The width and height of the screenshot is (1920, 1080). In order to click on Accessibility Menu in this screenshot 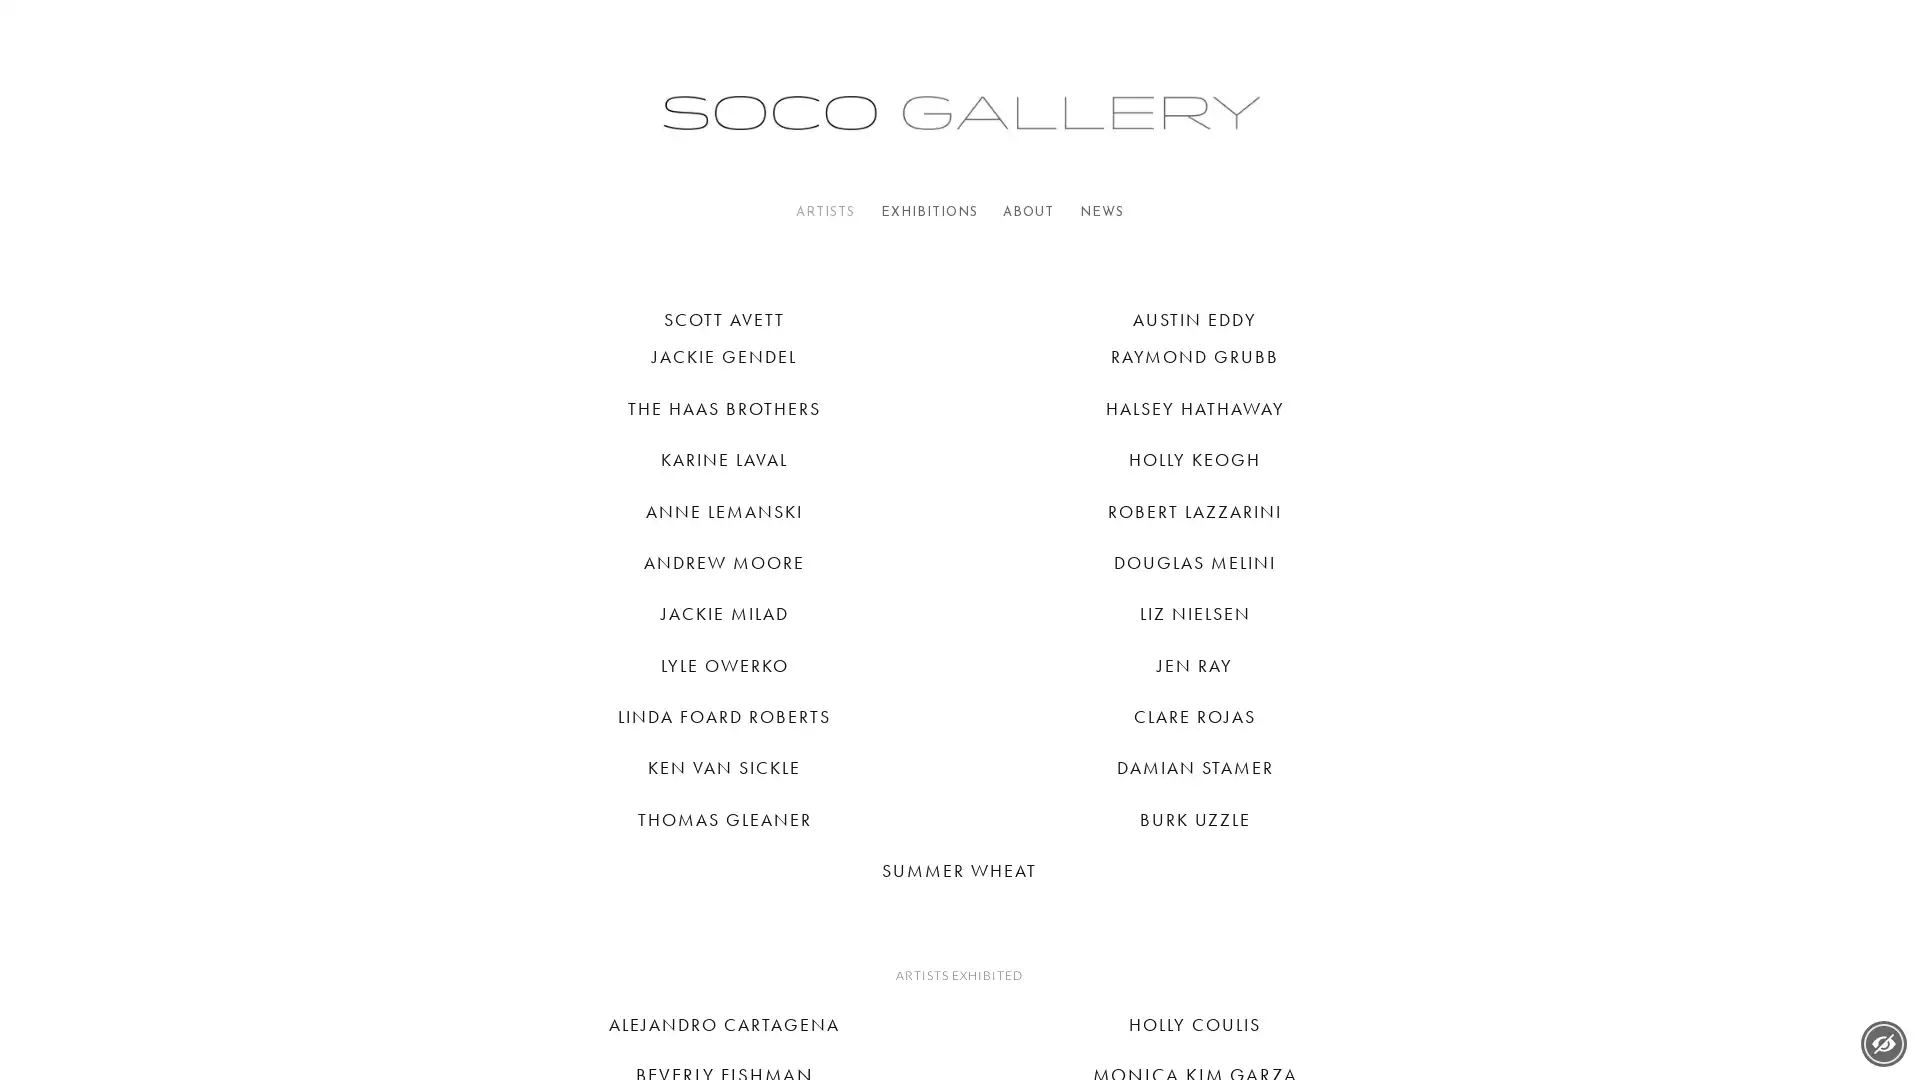, I will do `click(1882, 1043)`.